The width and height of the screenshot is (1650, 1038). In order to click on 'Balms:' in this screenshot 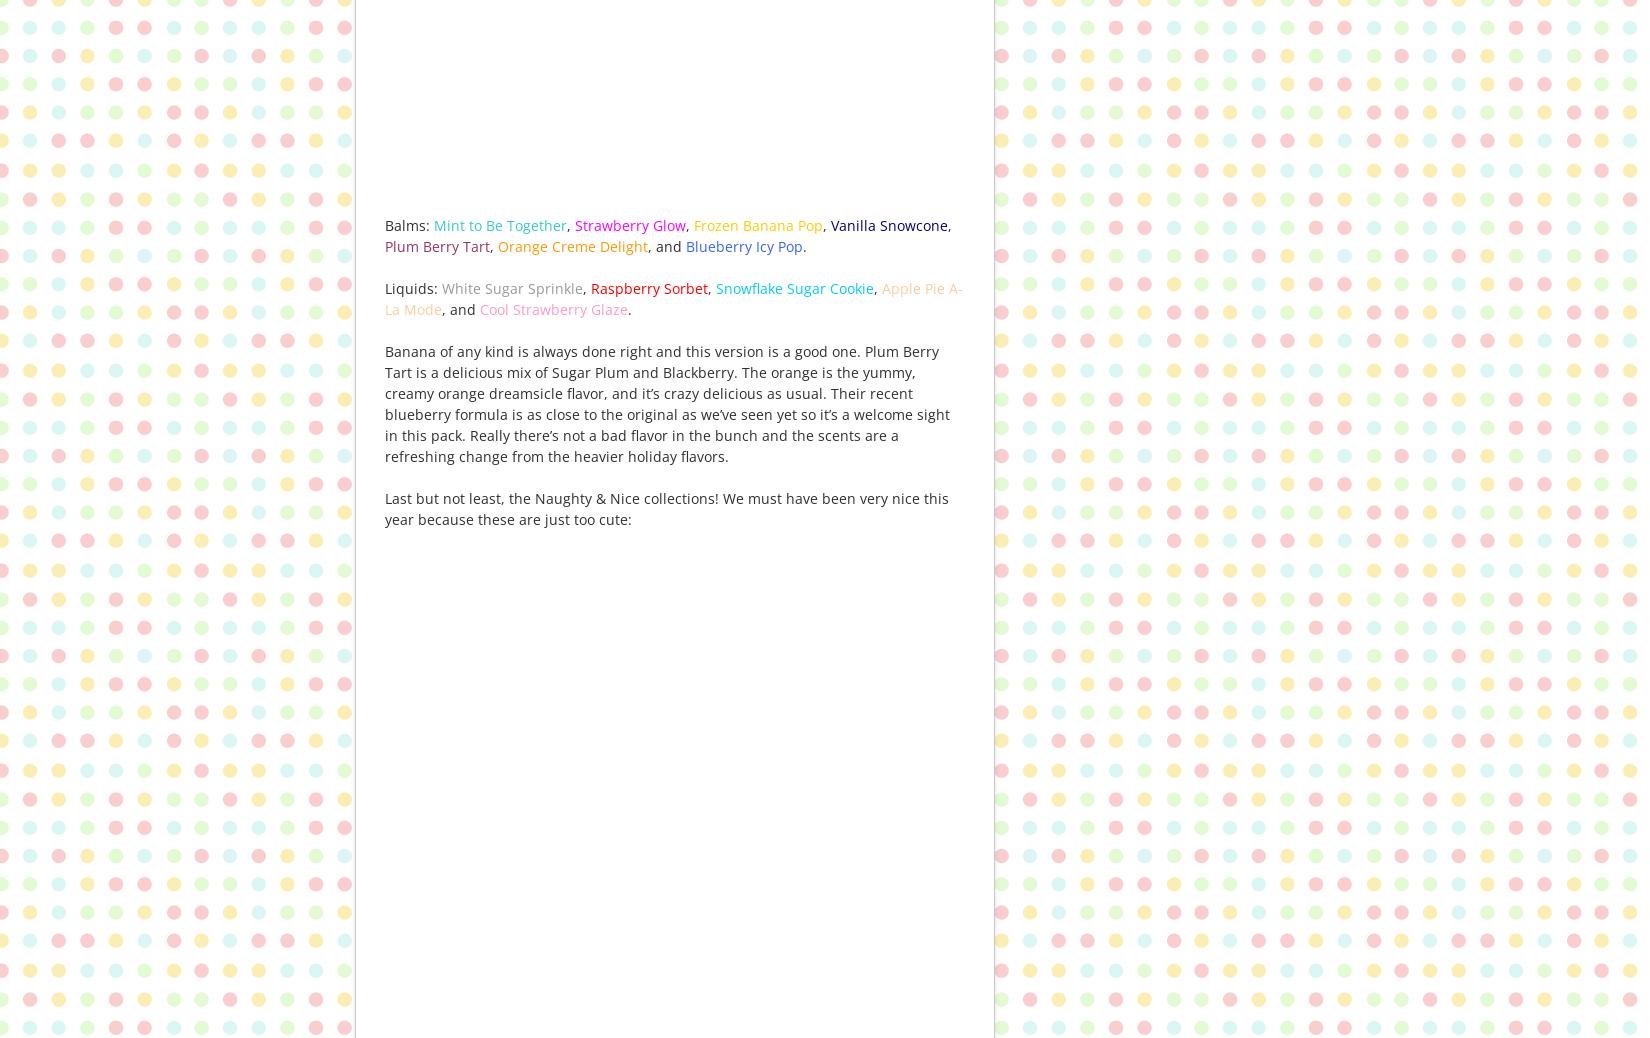, I will do `click(409, 223)`.